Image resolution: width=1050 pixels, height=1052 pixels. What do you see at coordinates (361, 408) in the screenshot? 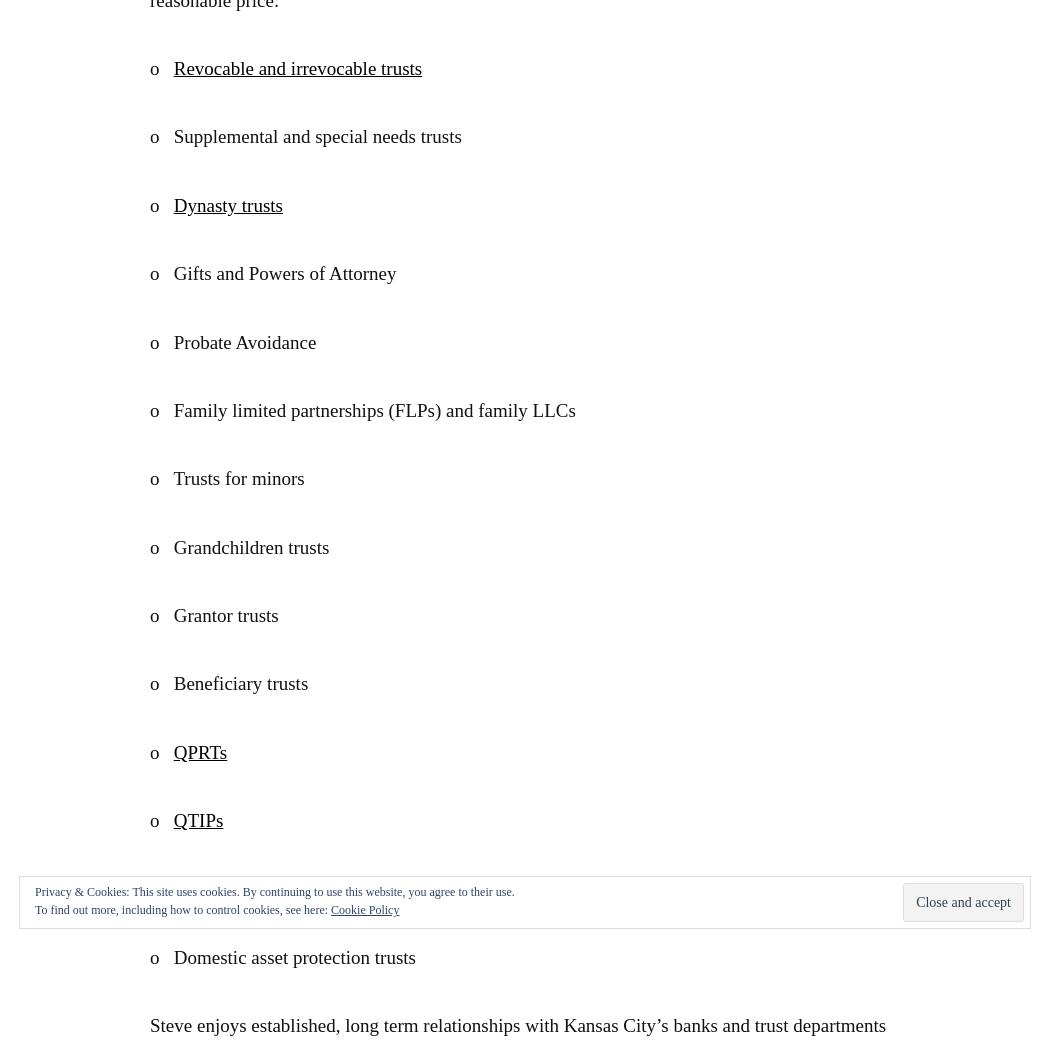
I see `'o   Family limited partnerships (FLPs) and family LLCs'` at bounding box center [361, 408].